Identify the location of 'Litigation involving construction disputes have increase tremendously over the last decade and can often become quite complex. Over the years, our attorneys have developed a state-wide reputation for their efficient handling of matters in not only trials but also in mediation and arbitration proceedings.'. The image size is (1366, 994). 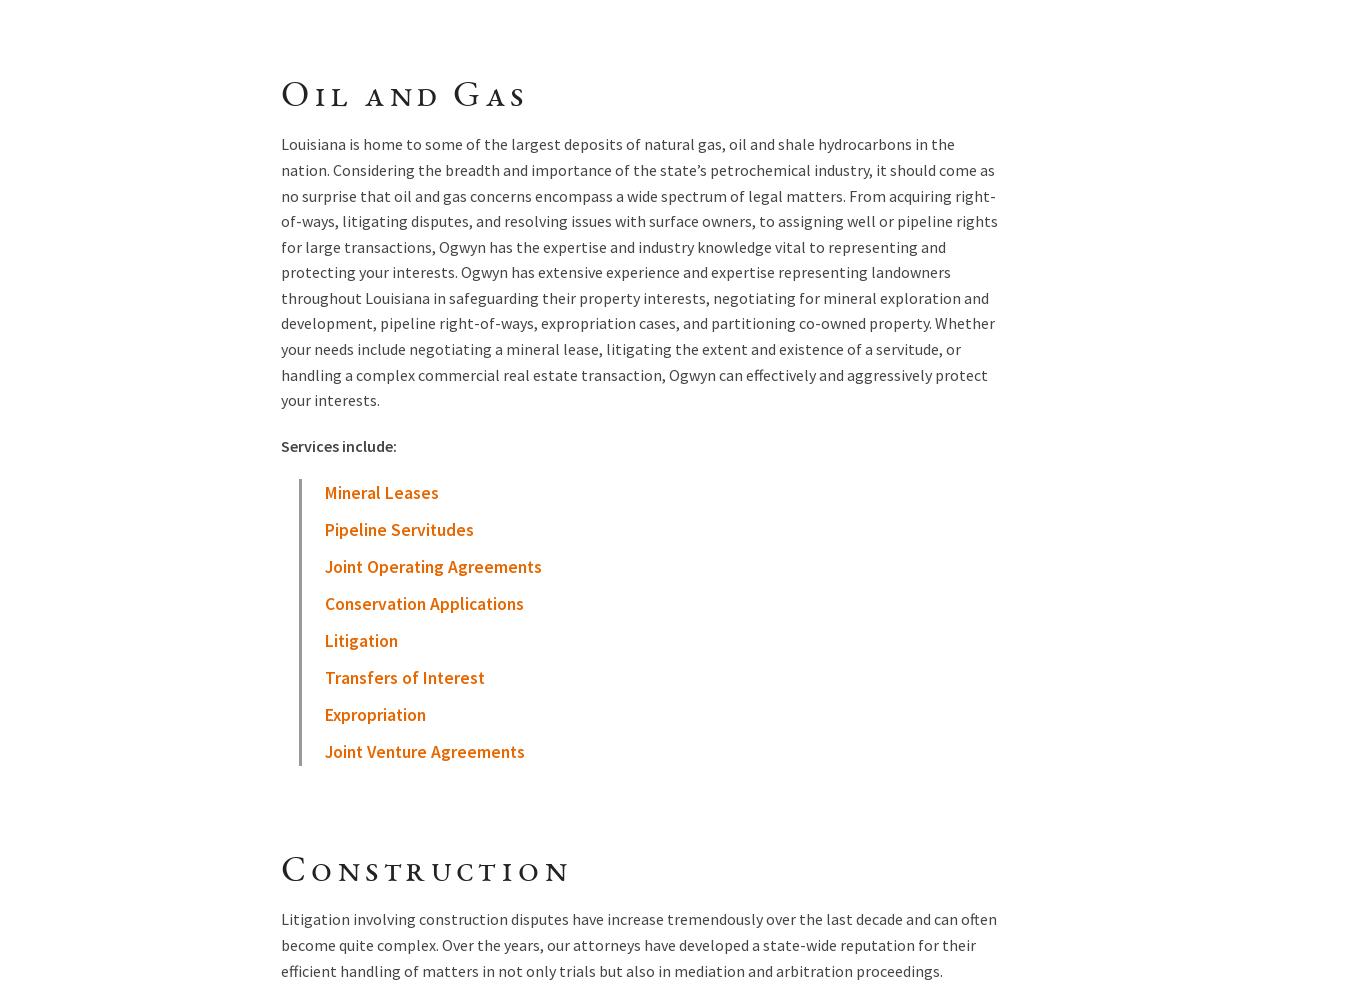
(638, 944).